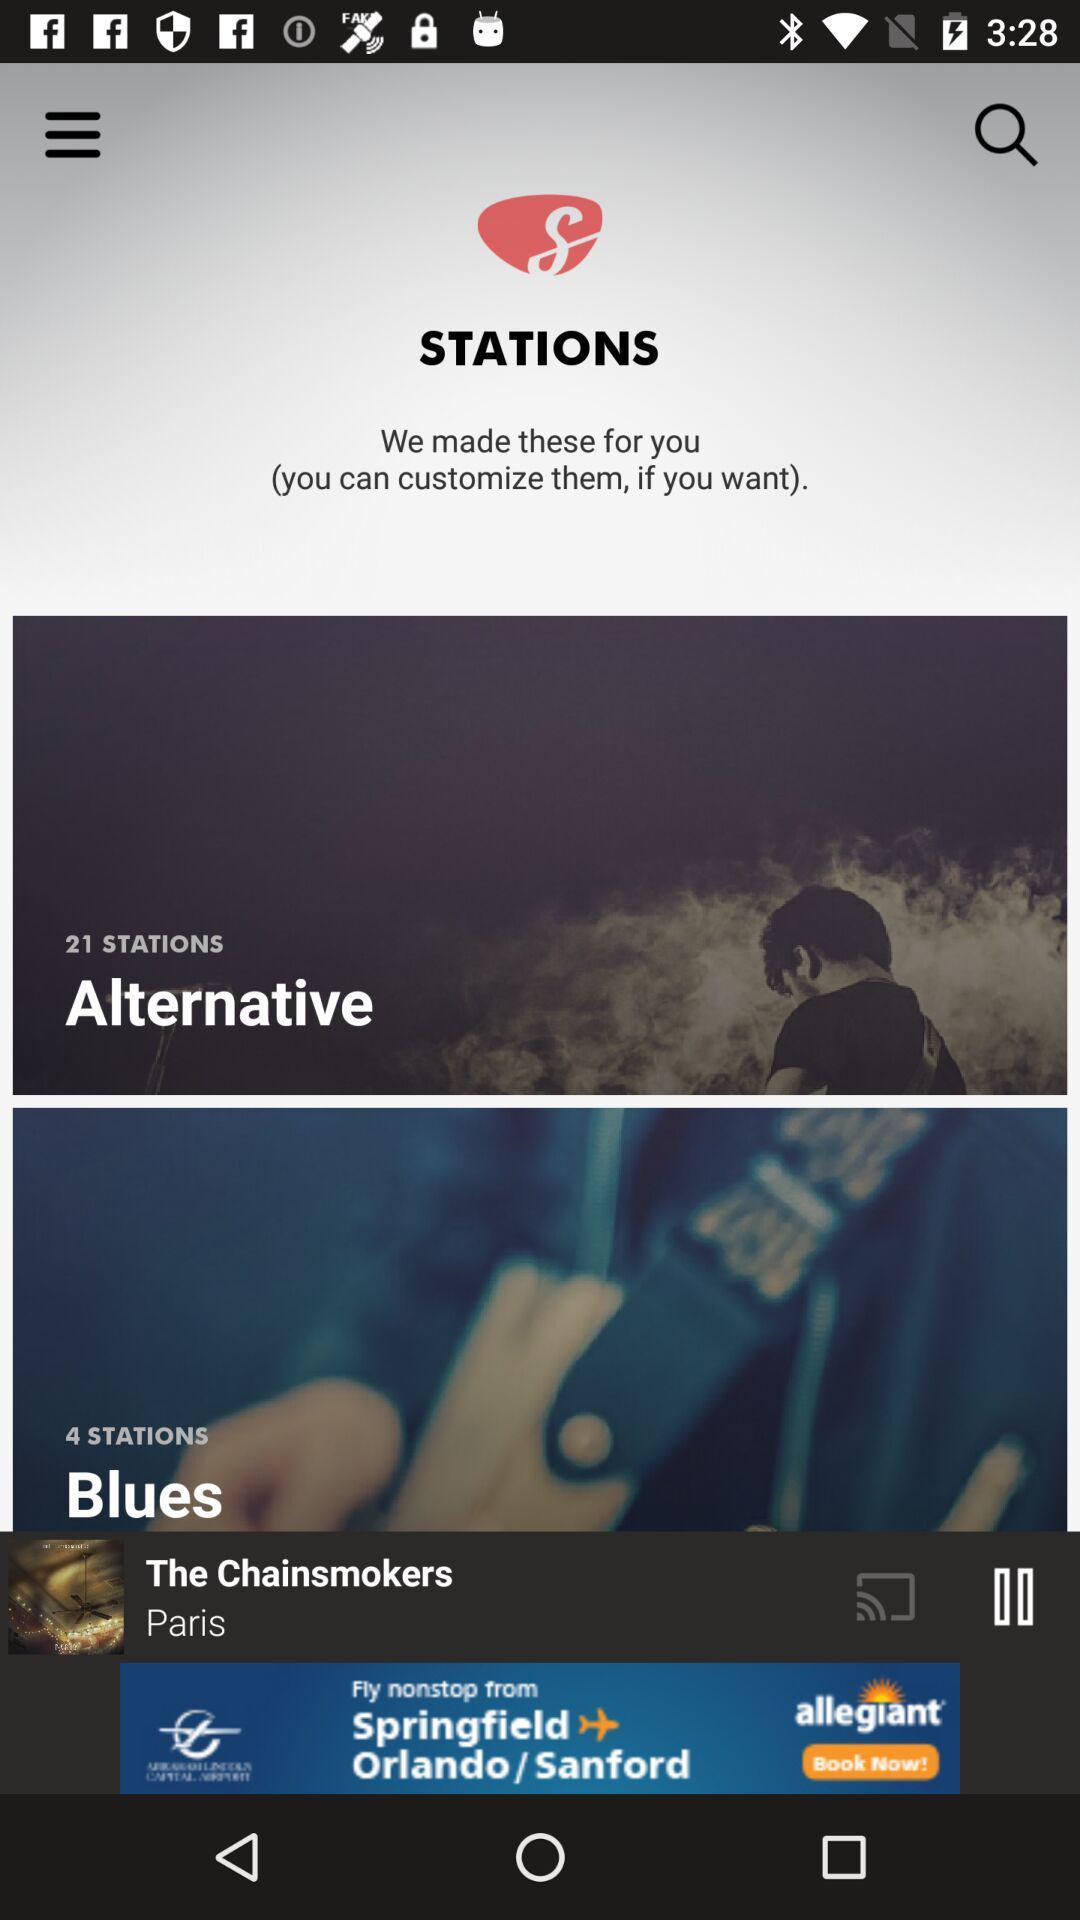  What do you see at coordinates (540, 1320) in the screenshot?
I see `the second tab from the top` at bounding box center [540, 1320].